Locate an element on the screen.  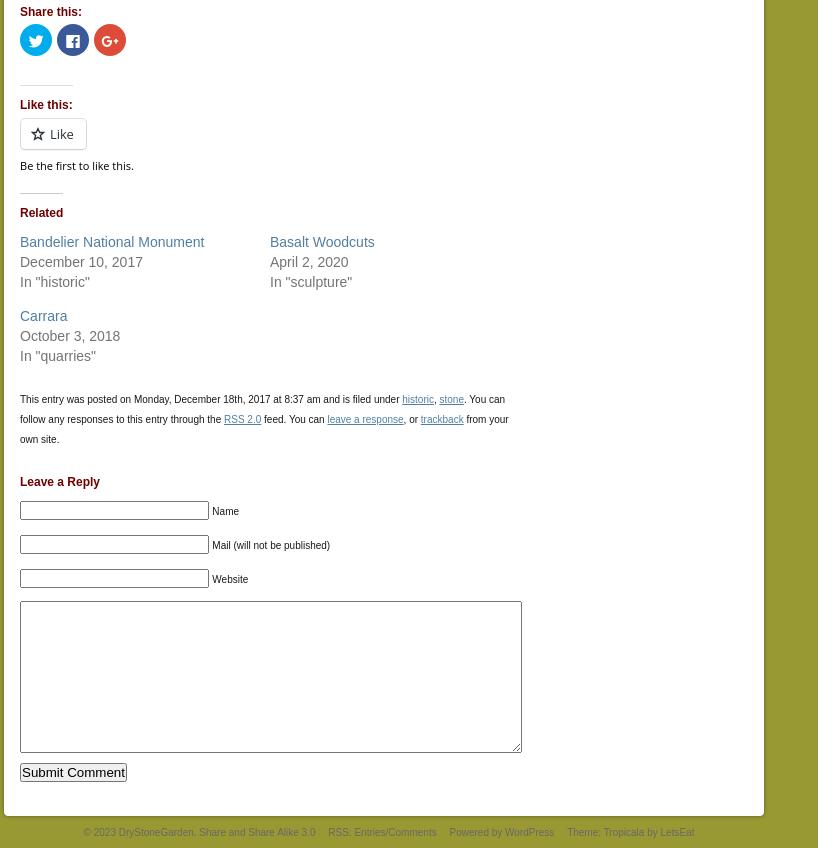
'LetsEat' is located at coordinates (676, 831).